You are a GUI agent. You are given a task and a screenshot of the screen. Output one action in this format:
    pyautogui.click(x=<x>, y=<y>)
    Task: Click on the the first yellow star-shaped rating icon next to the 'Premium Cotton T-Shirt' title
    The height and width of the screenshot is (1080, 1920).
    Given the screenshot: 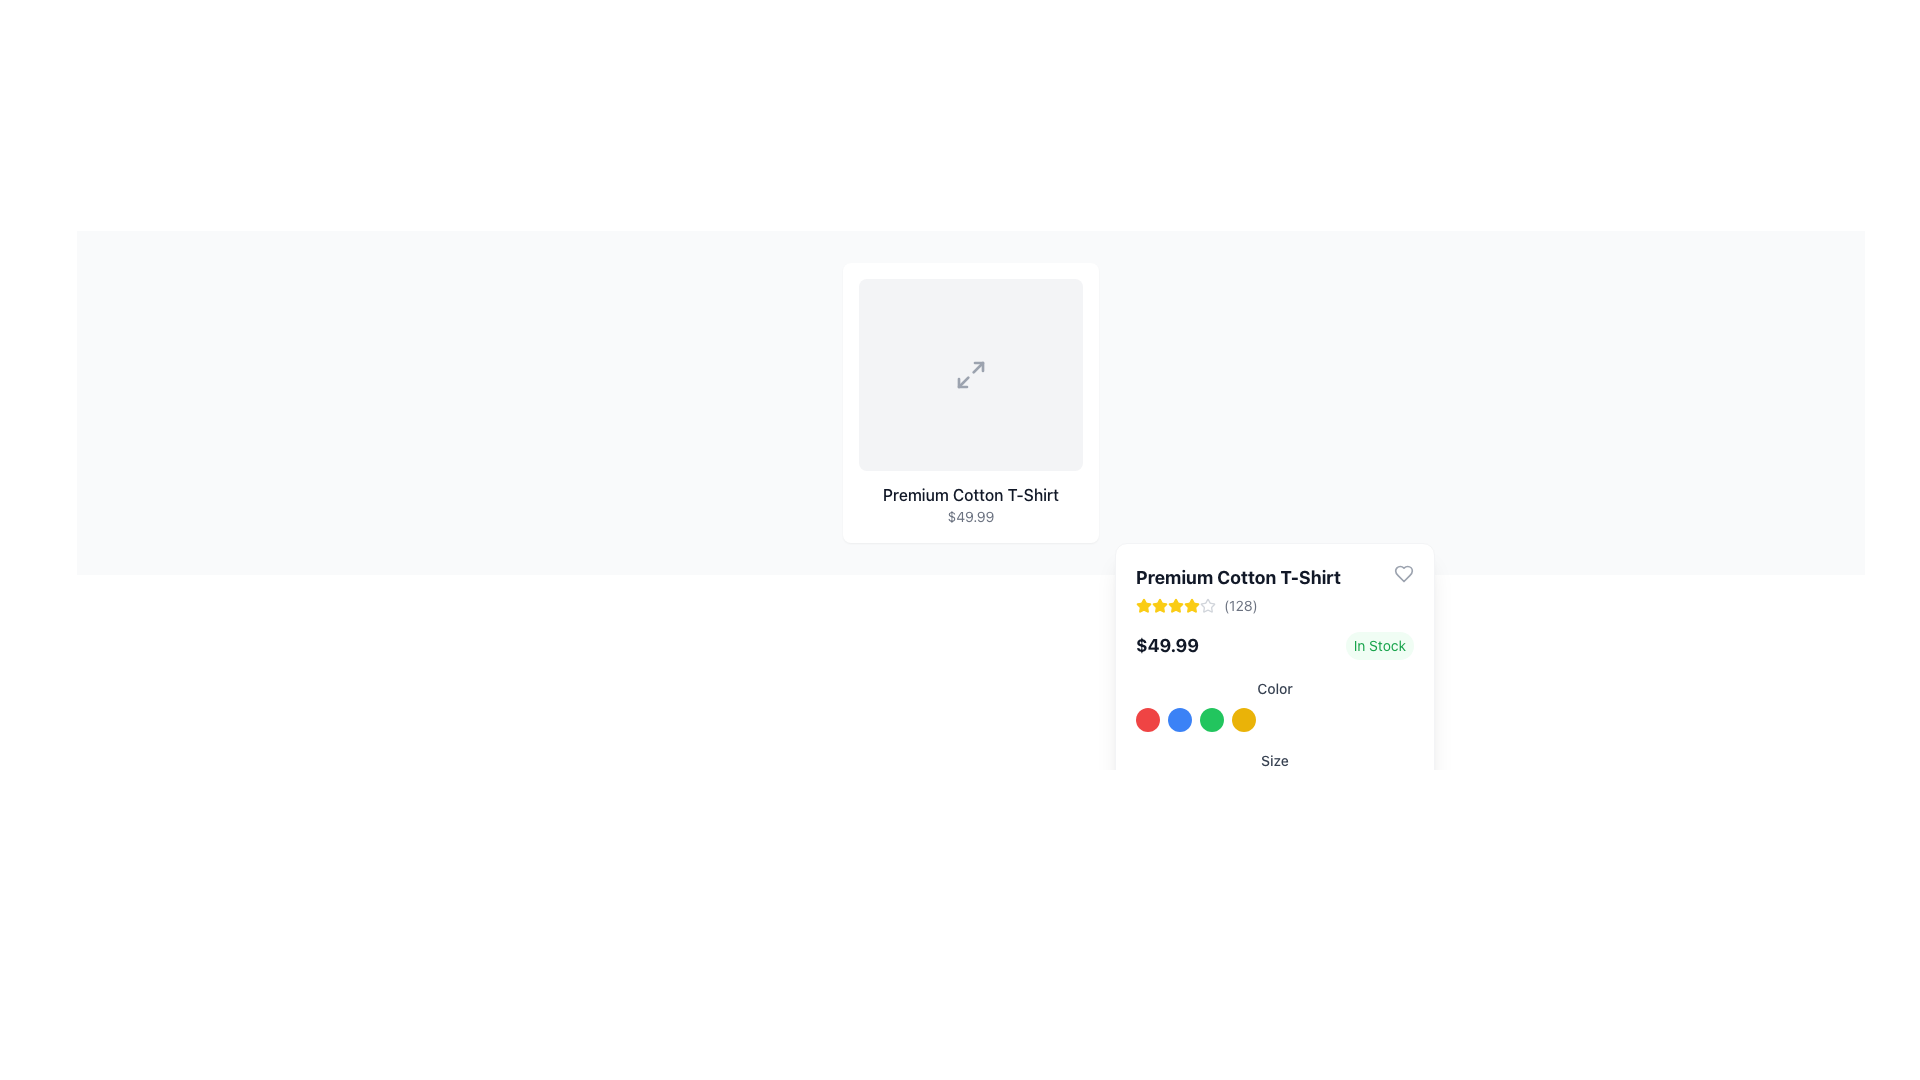 What is the action you would take?
    pyautogui.click(x=1191, y=604)
    